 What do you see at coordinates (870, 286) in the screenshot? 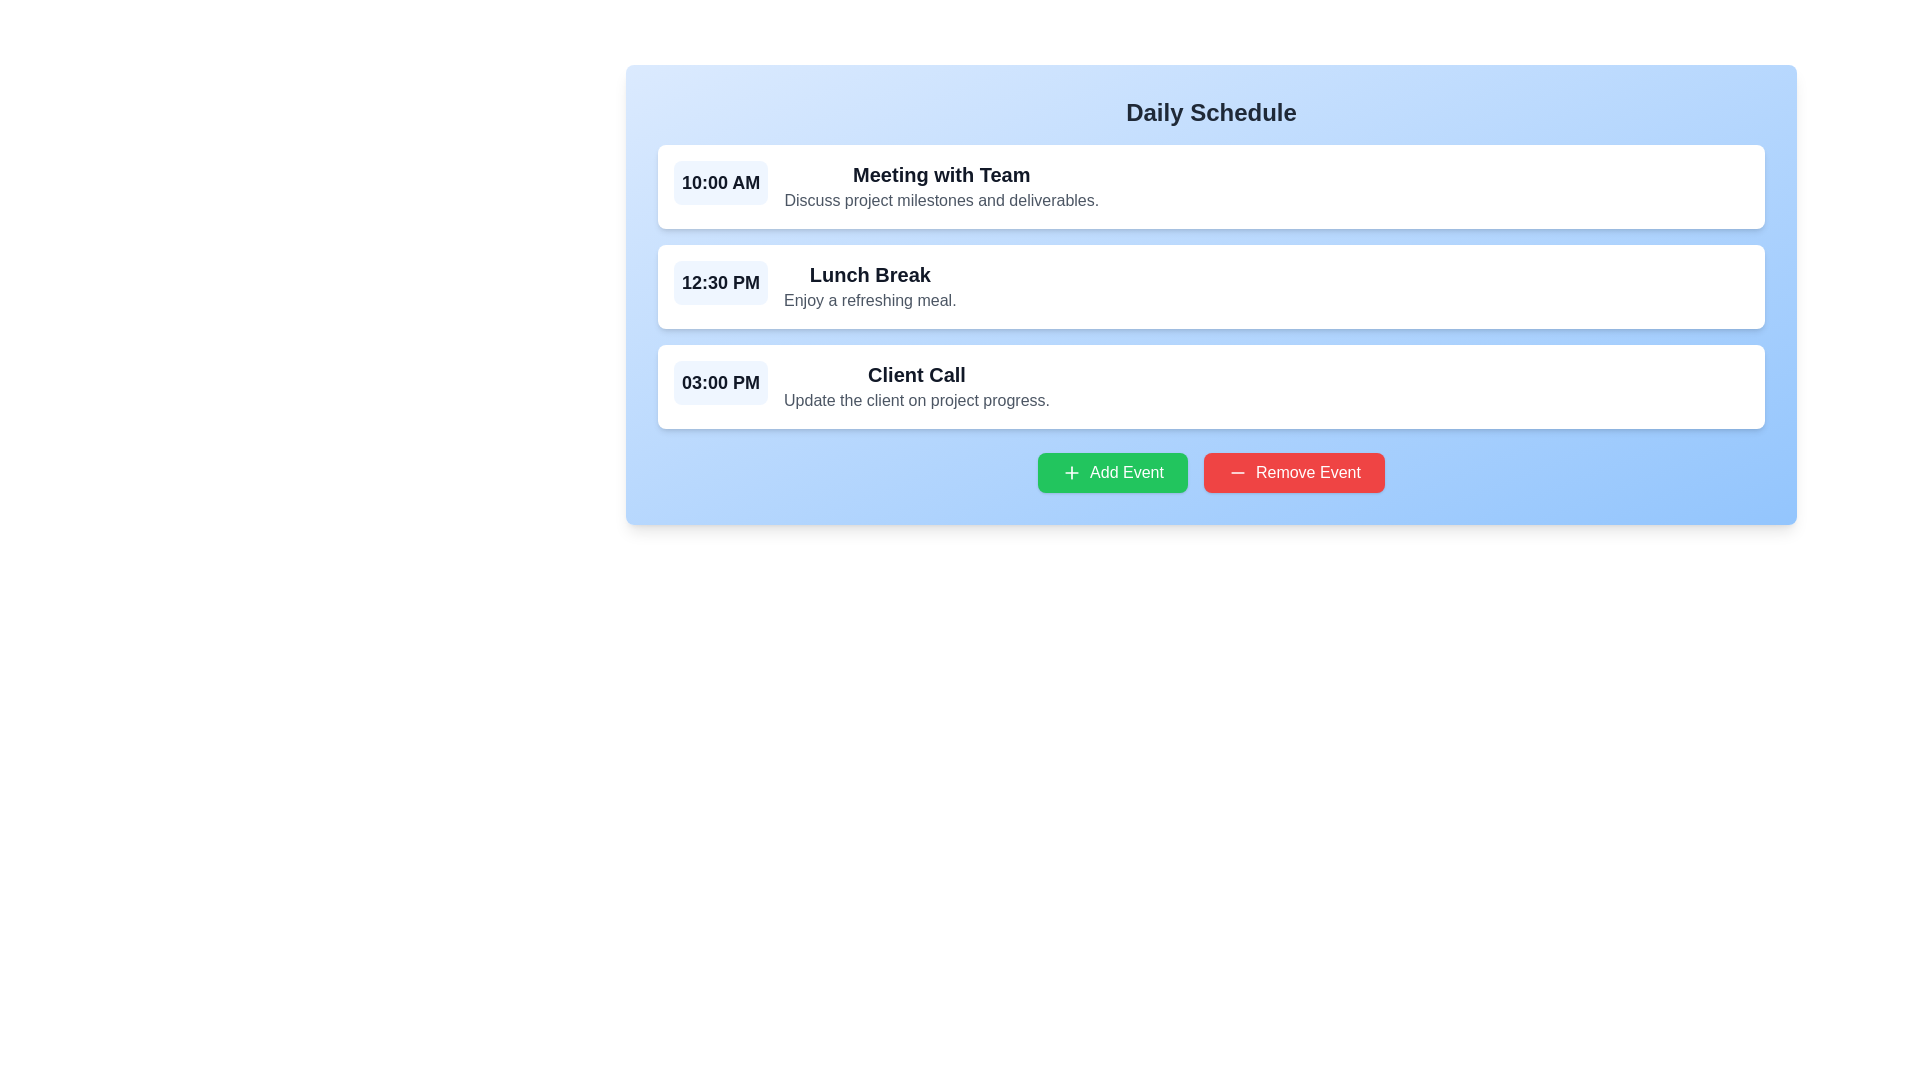
I see `the Text component serving as the title and description for the 'Lunch Break' event scheduled at 12:30 PM, located in the second event block of the 'Daily Schedule' interface` at bounding box center [870, 286].